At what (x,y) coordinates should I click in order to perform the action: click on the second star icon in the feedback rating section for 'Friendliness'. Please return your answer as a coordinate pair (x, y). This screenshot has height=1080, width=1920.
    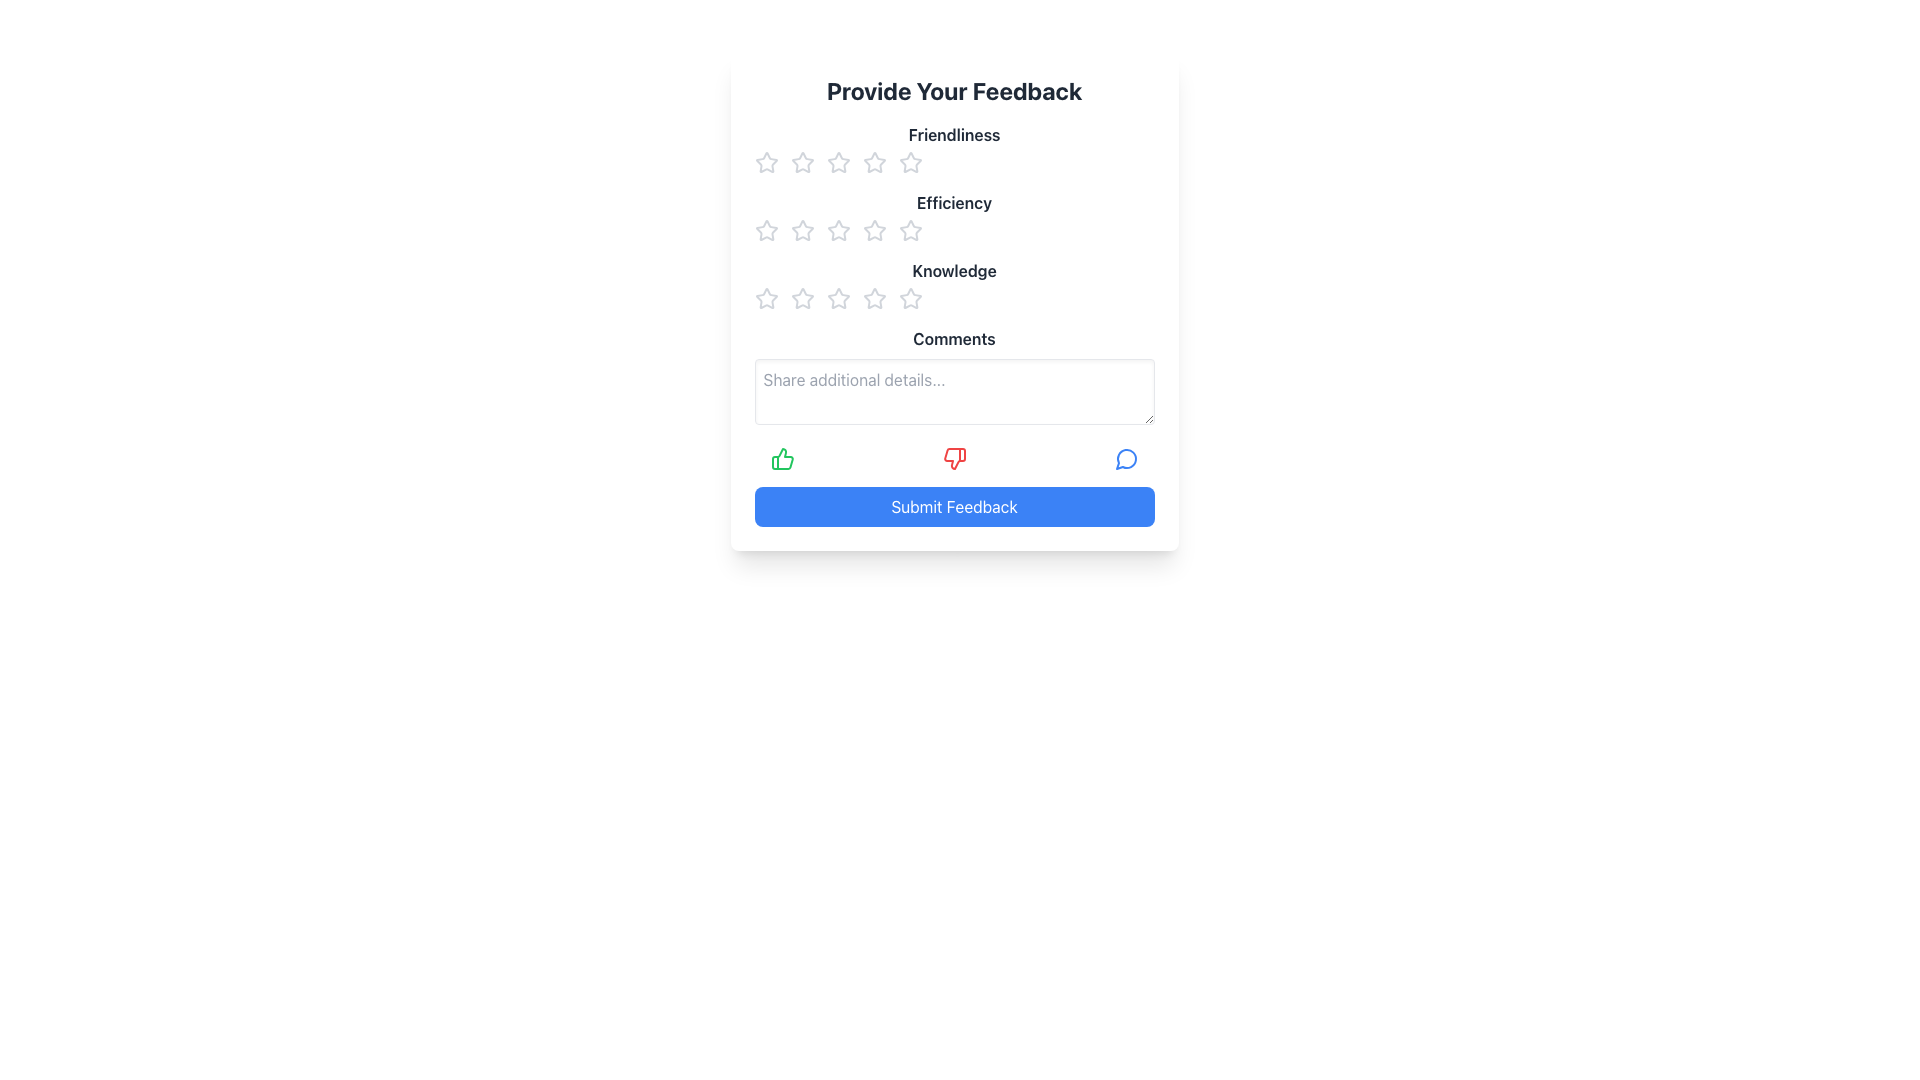
    Looking at the image, I should click on (909, 161).